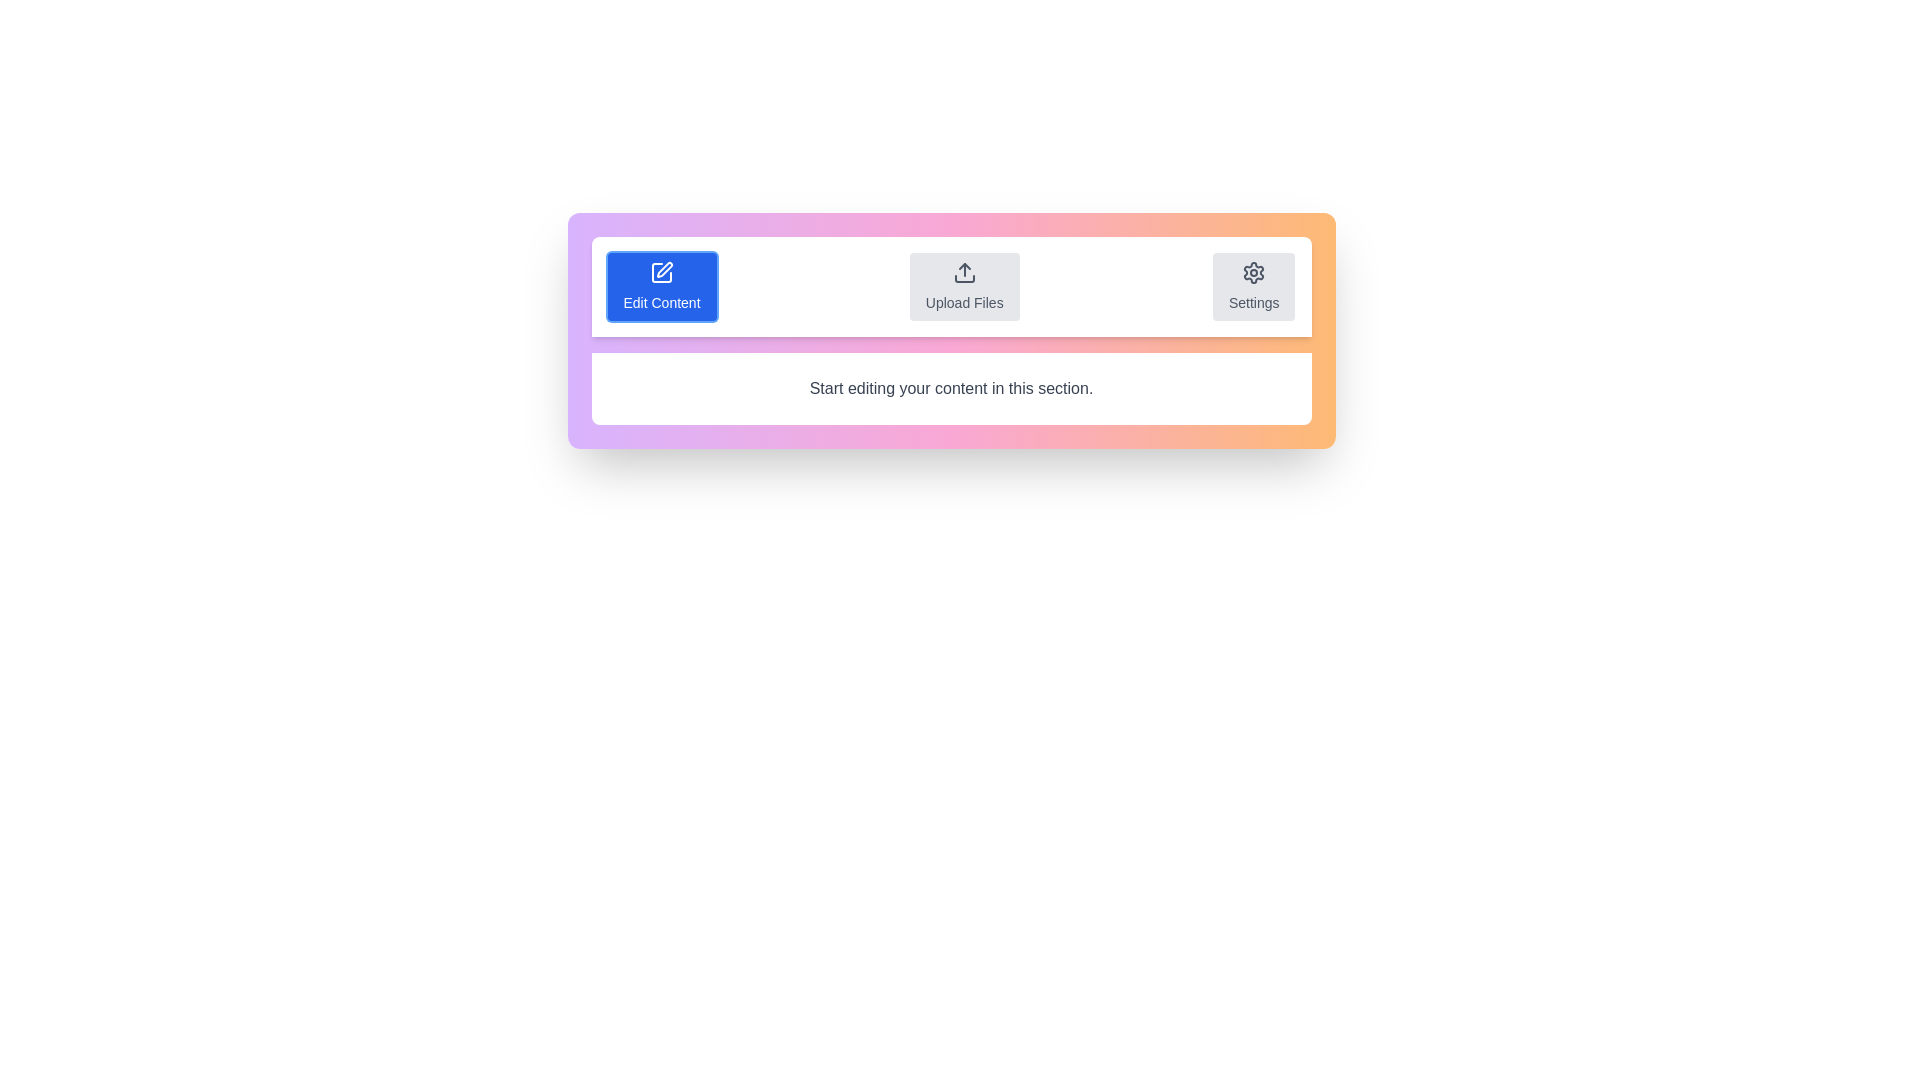  Describe the element at coordinates (1252, 273) in the screenshot. I see `the cog-shaped icon button` at that location.